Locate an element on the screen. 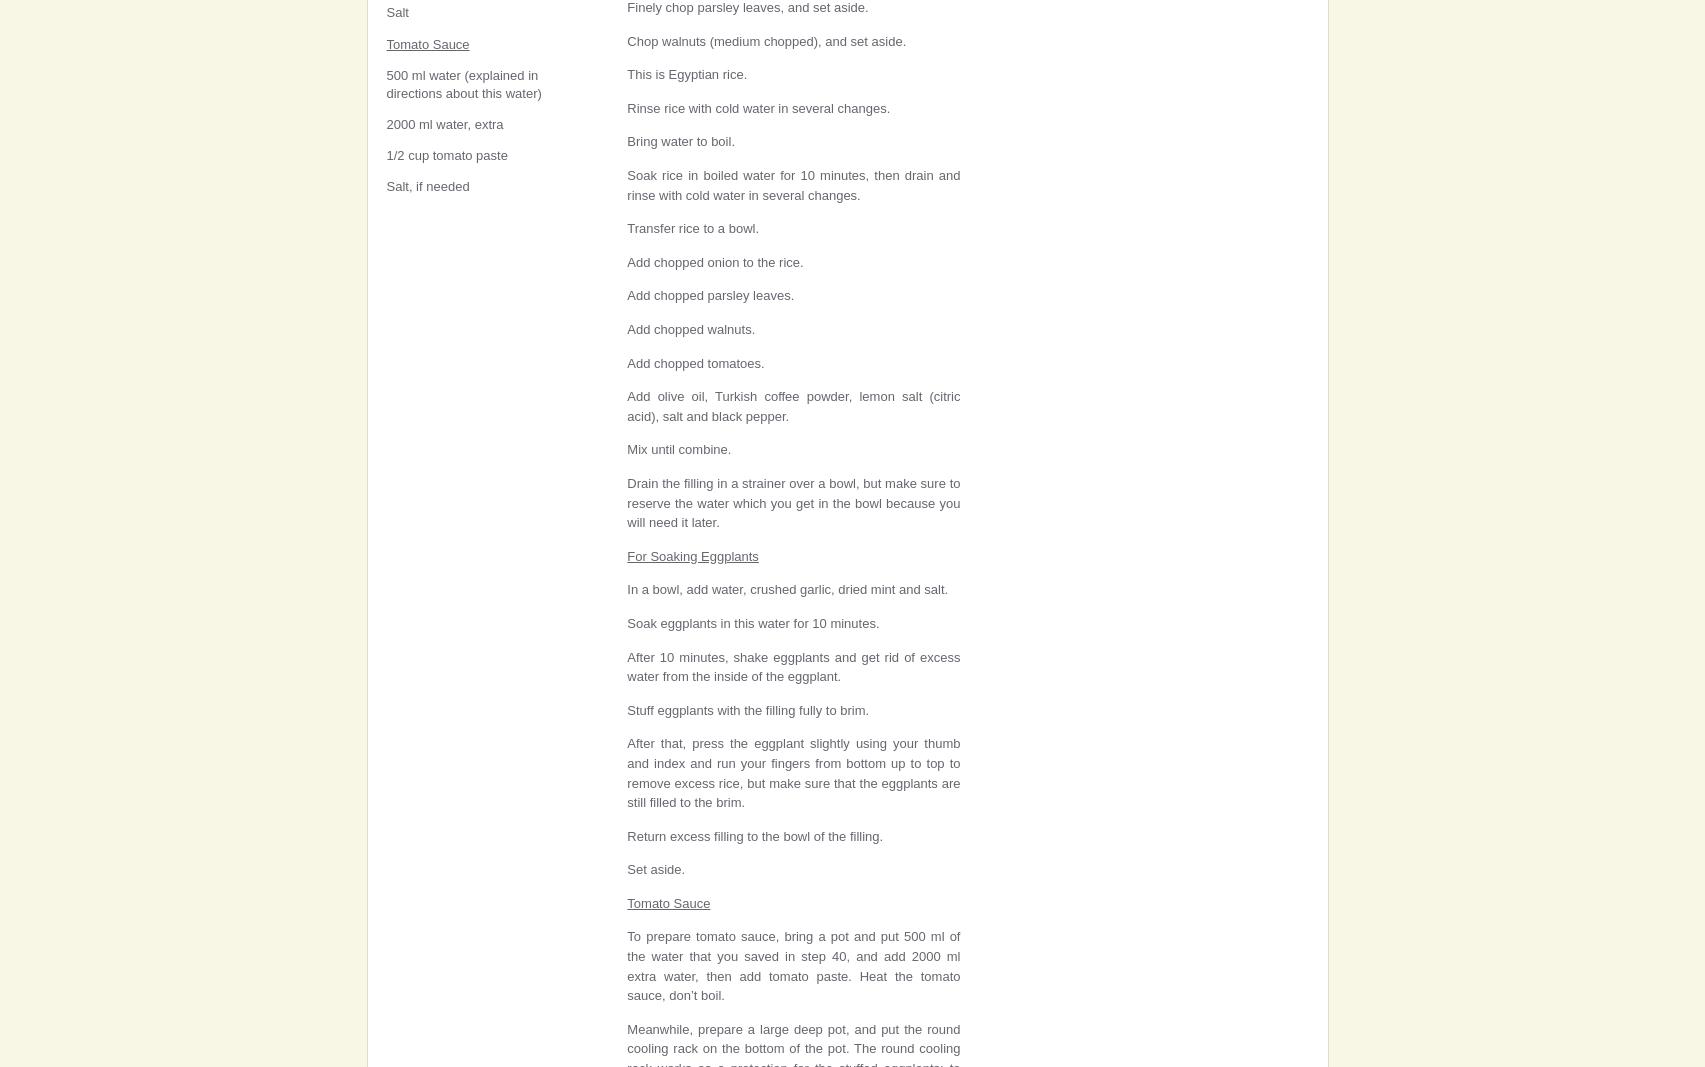 Image resolution: width=1705 pixels, height=1067 pixels. 'Salt' is located at coordinates (395, 11).